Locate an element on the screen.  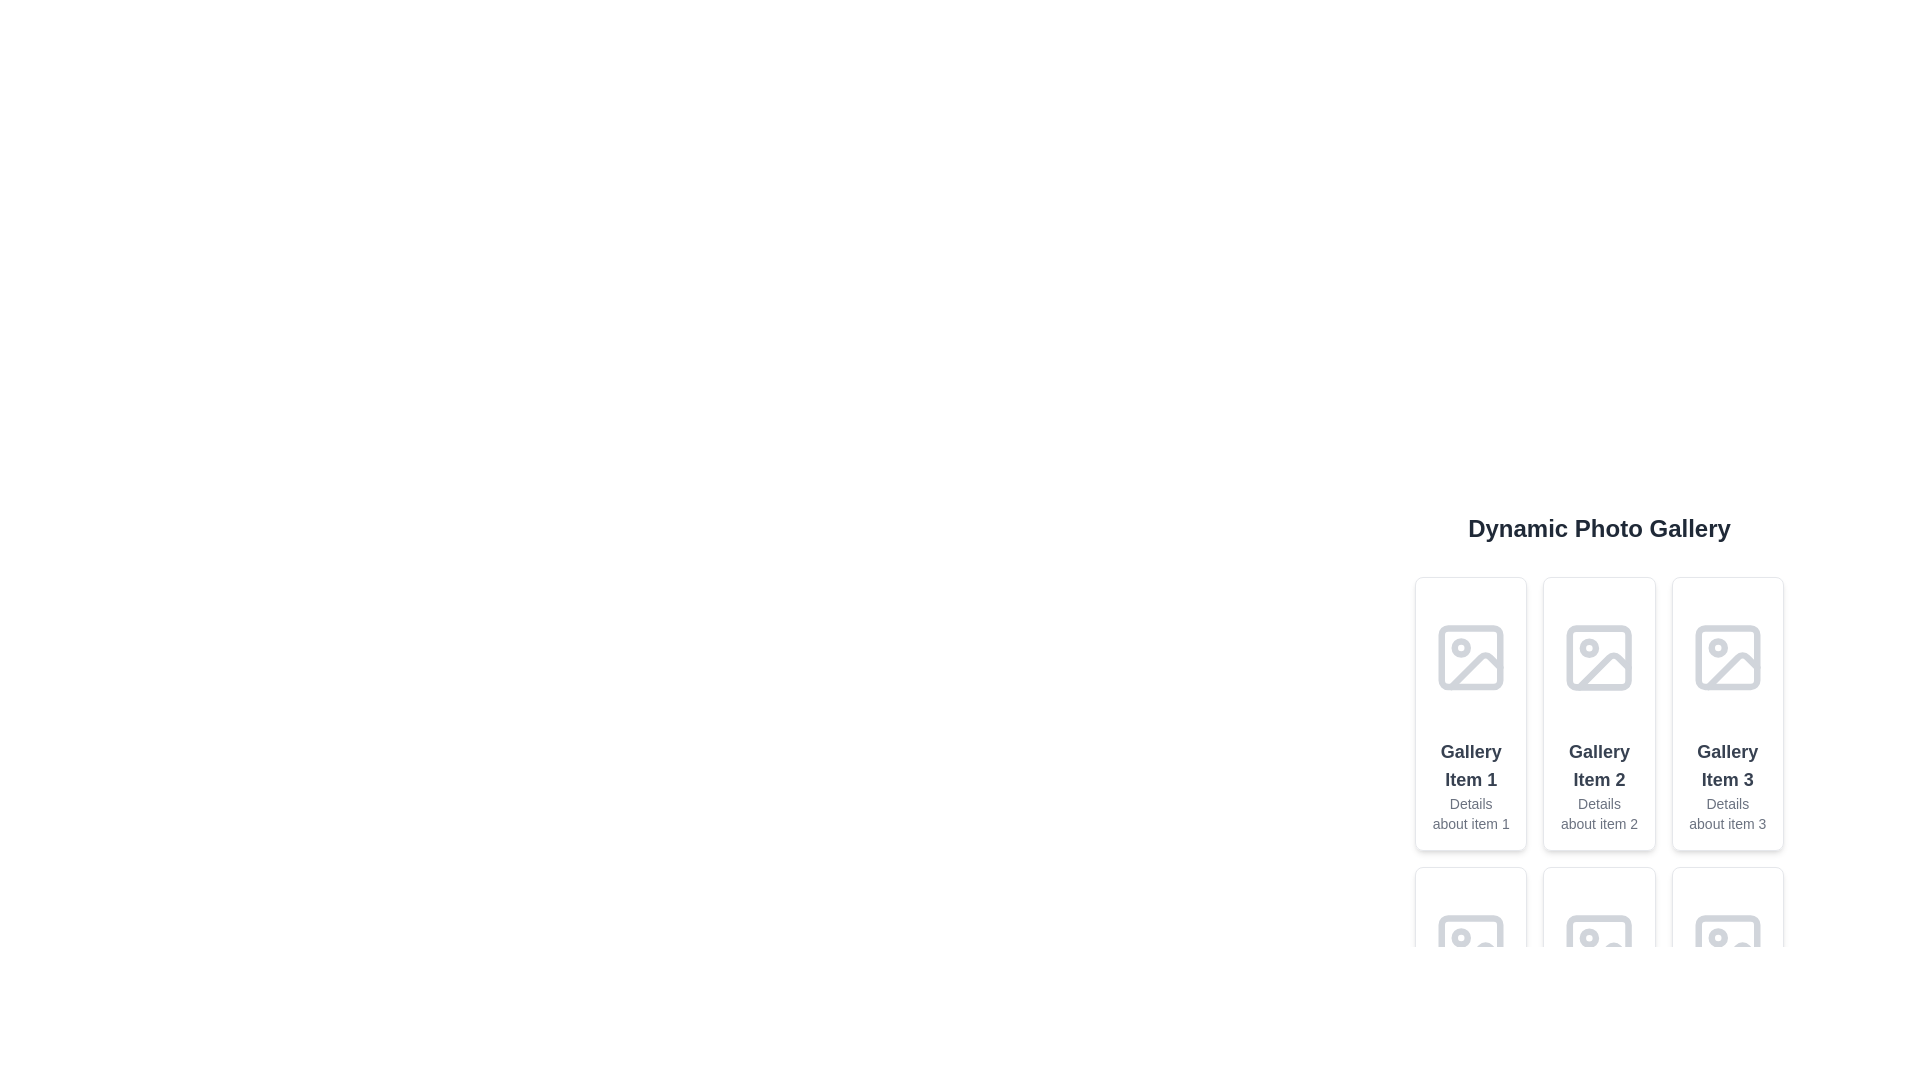
the small gray rounded rectangle within the icon of the third gallery card labeled 'Gallery Item 3' in the top row of the gallery grid is located at coordinates (1726, 658).